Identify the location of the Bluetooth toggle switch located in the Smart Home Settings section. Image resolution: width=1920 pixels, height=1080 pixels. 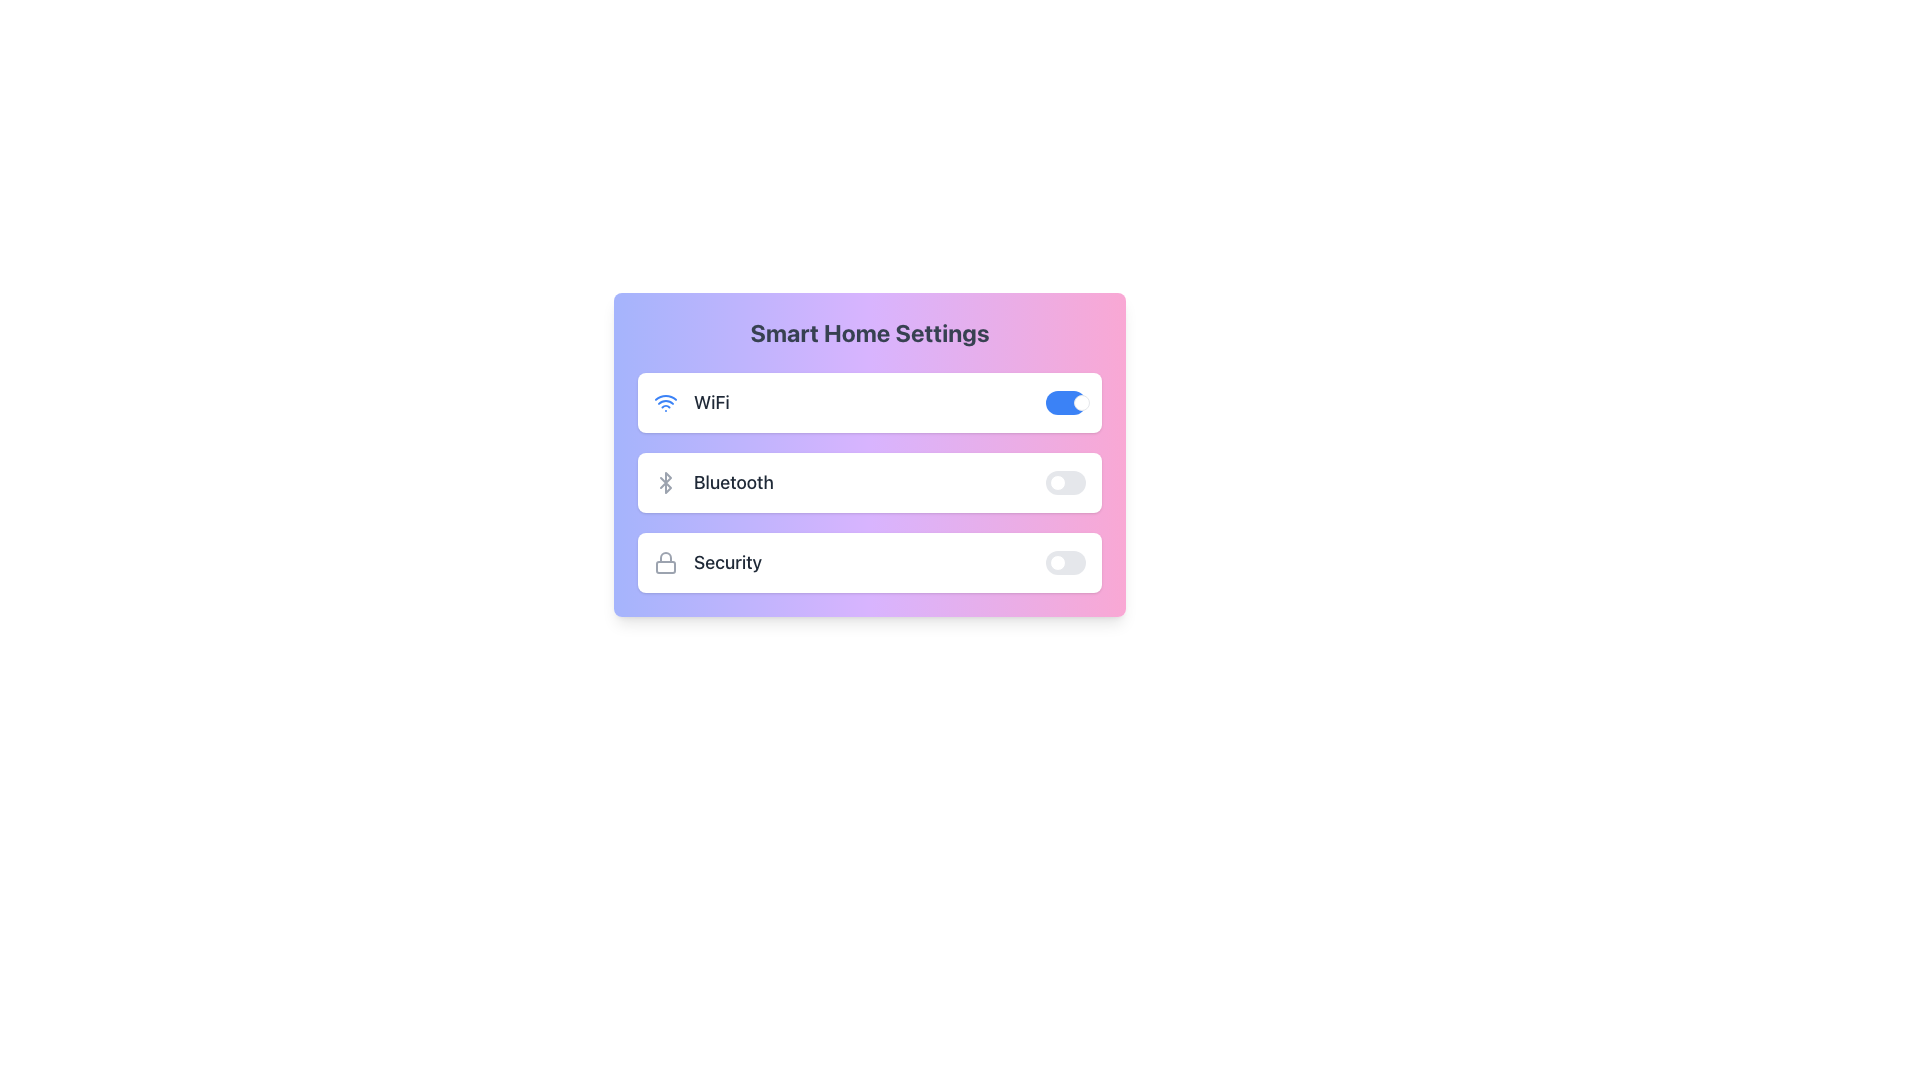
(1064, 482).